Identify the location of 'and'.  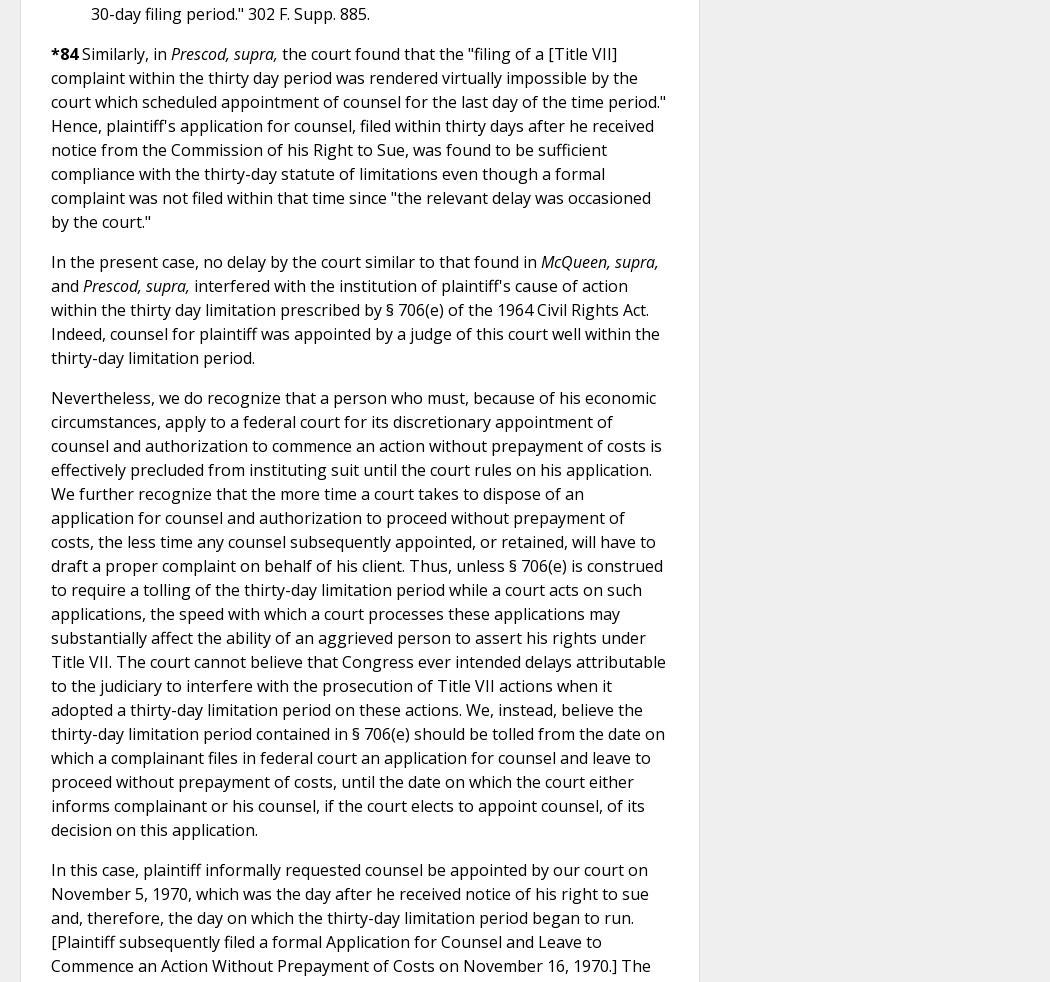
(65, 284).